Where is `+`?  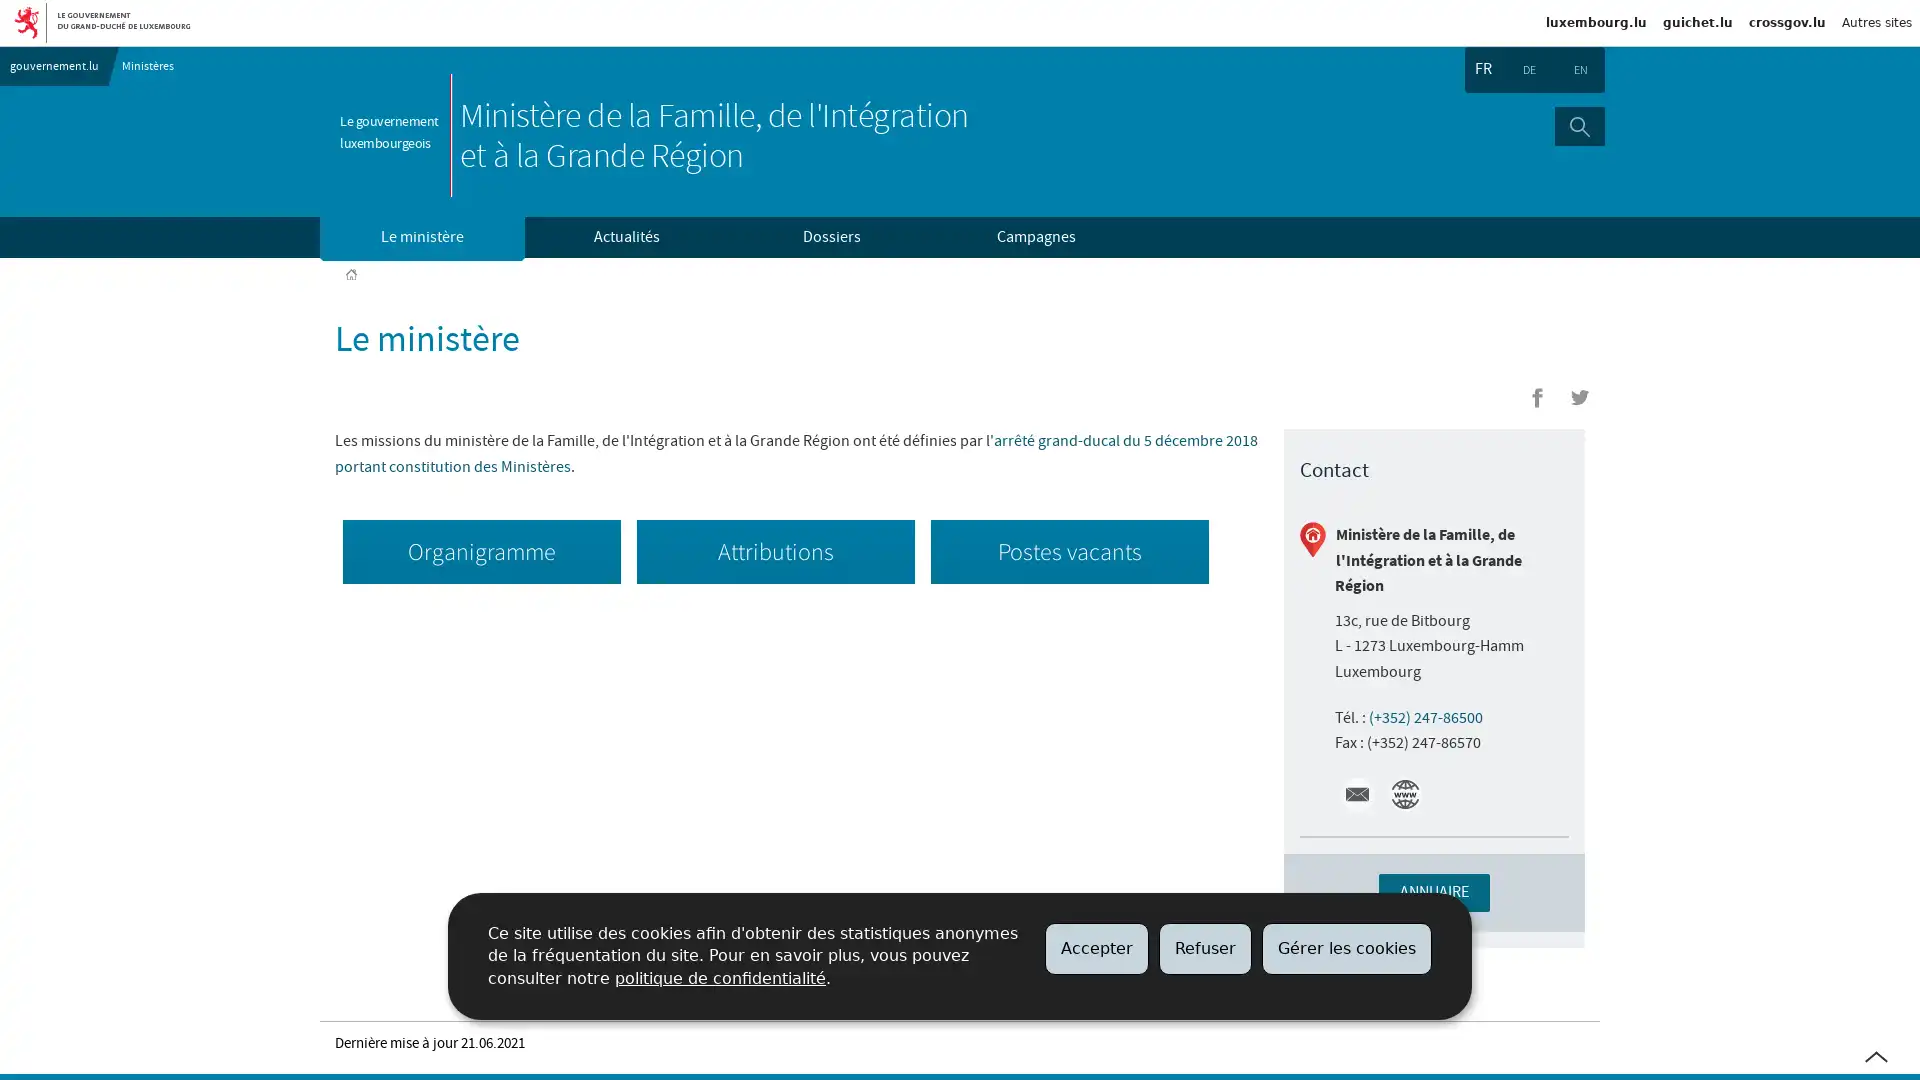 + is located at coordinates (1330, 871).